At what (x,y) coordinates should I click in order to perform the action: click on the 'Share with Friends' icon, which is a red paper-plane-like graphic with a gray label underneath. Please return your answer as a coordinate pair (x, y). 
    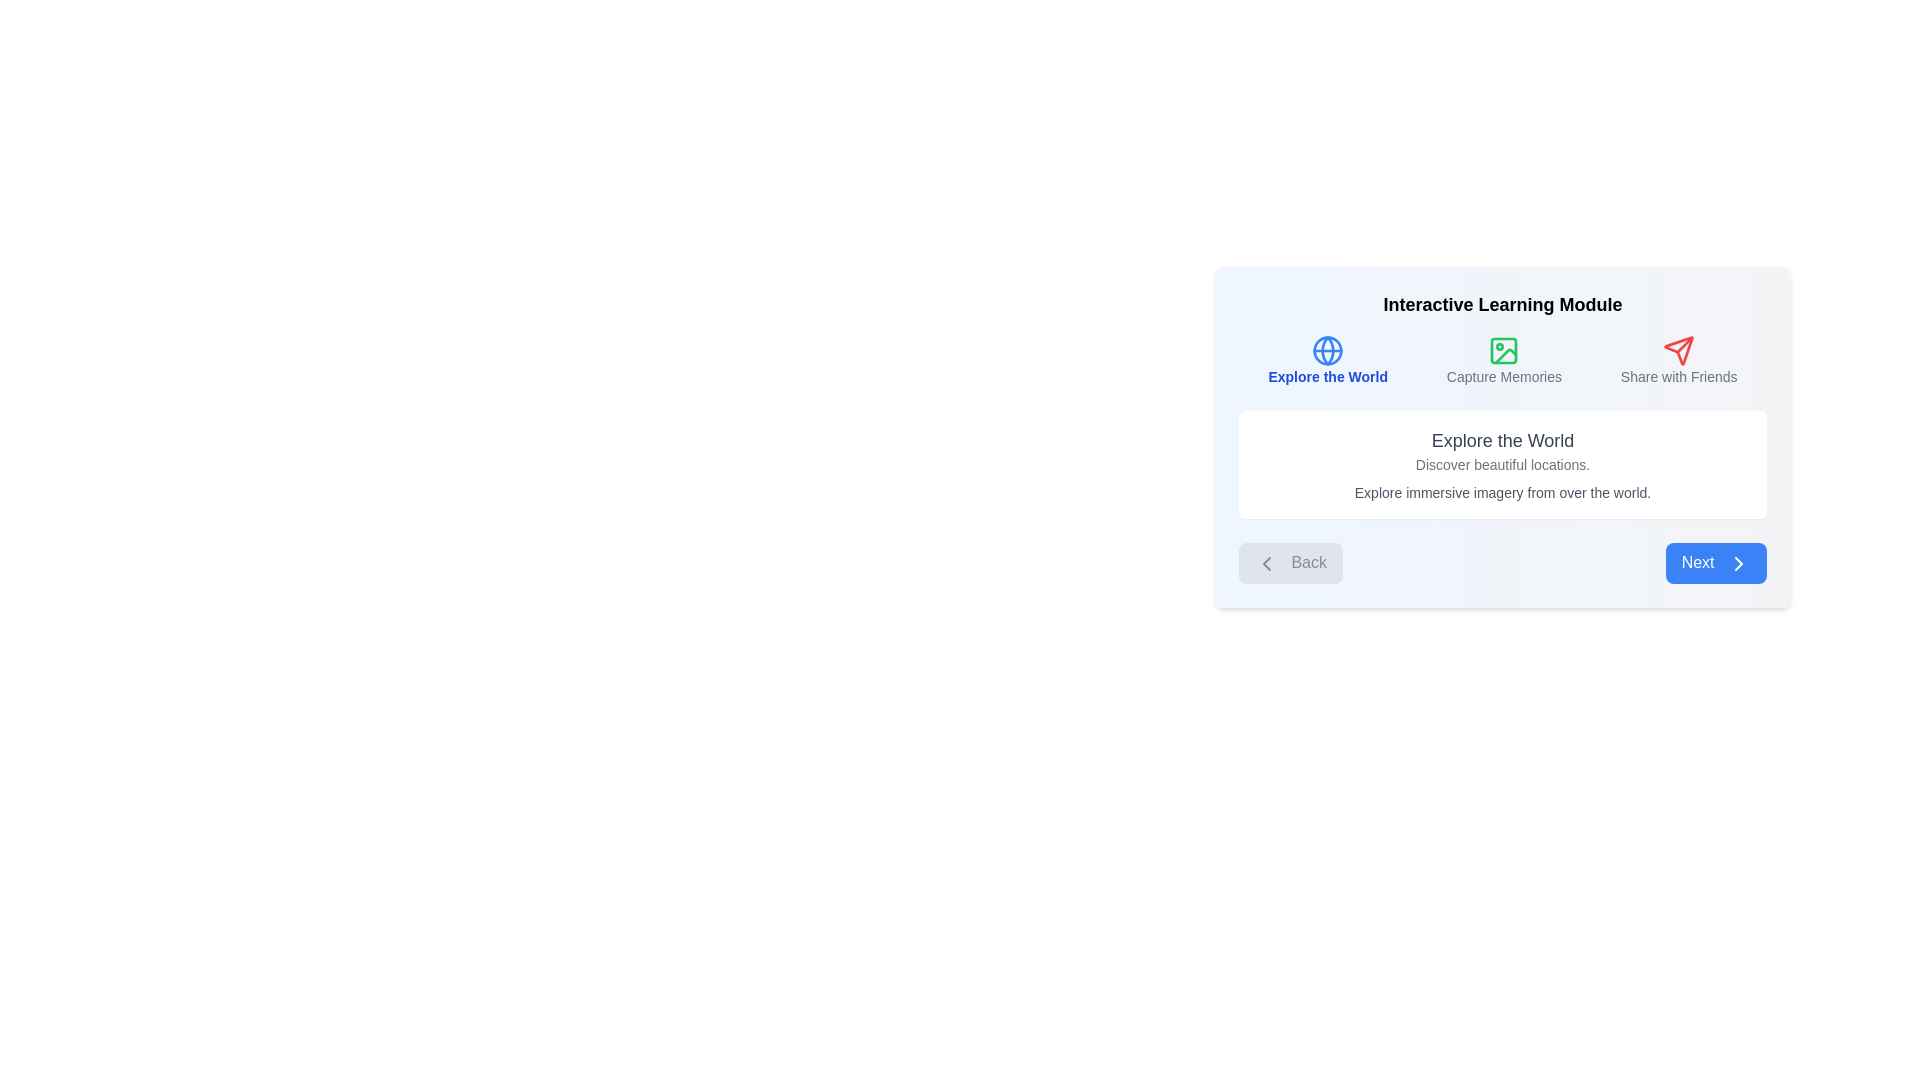
    Looking at the image, I should click on (1679, 361).